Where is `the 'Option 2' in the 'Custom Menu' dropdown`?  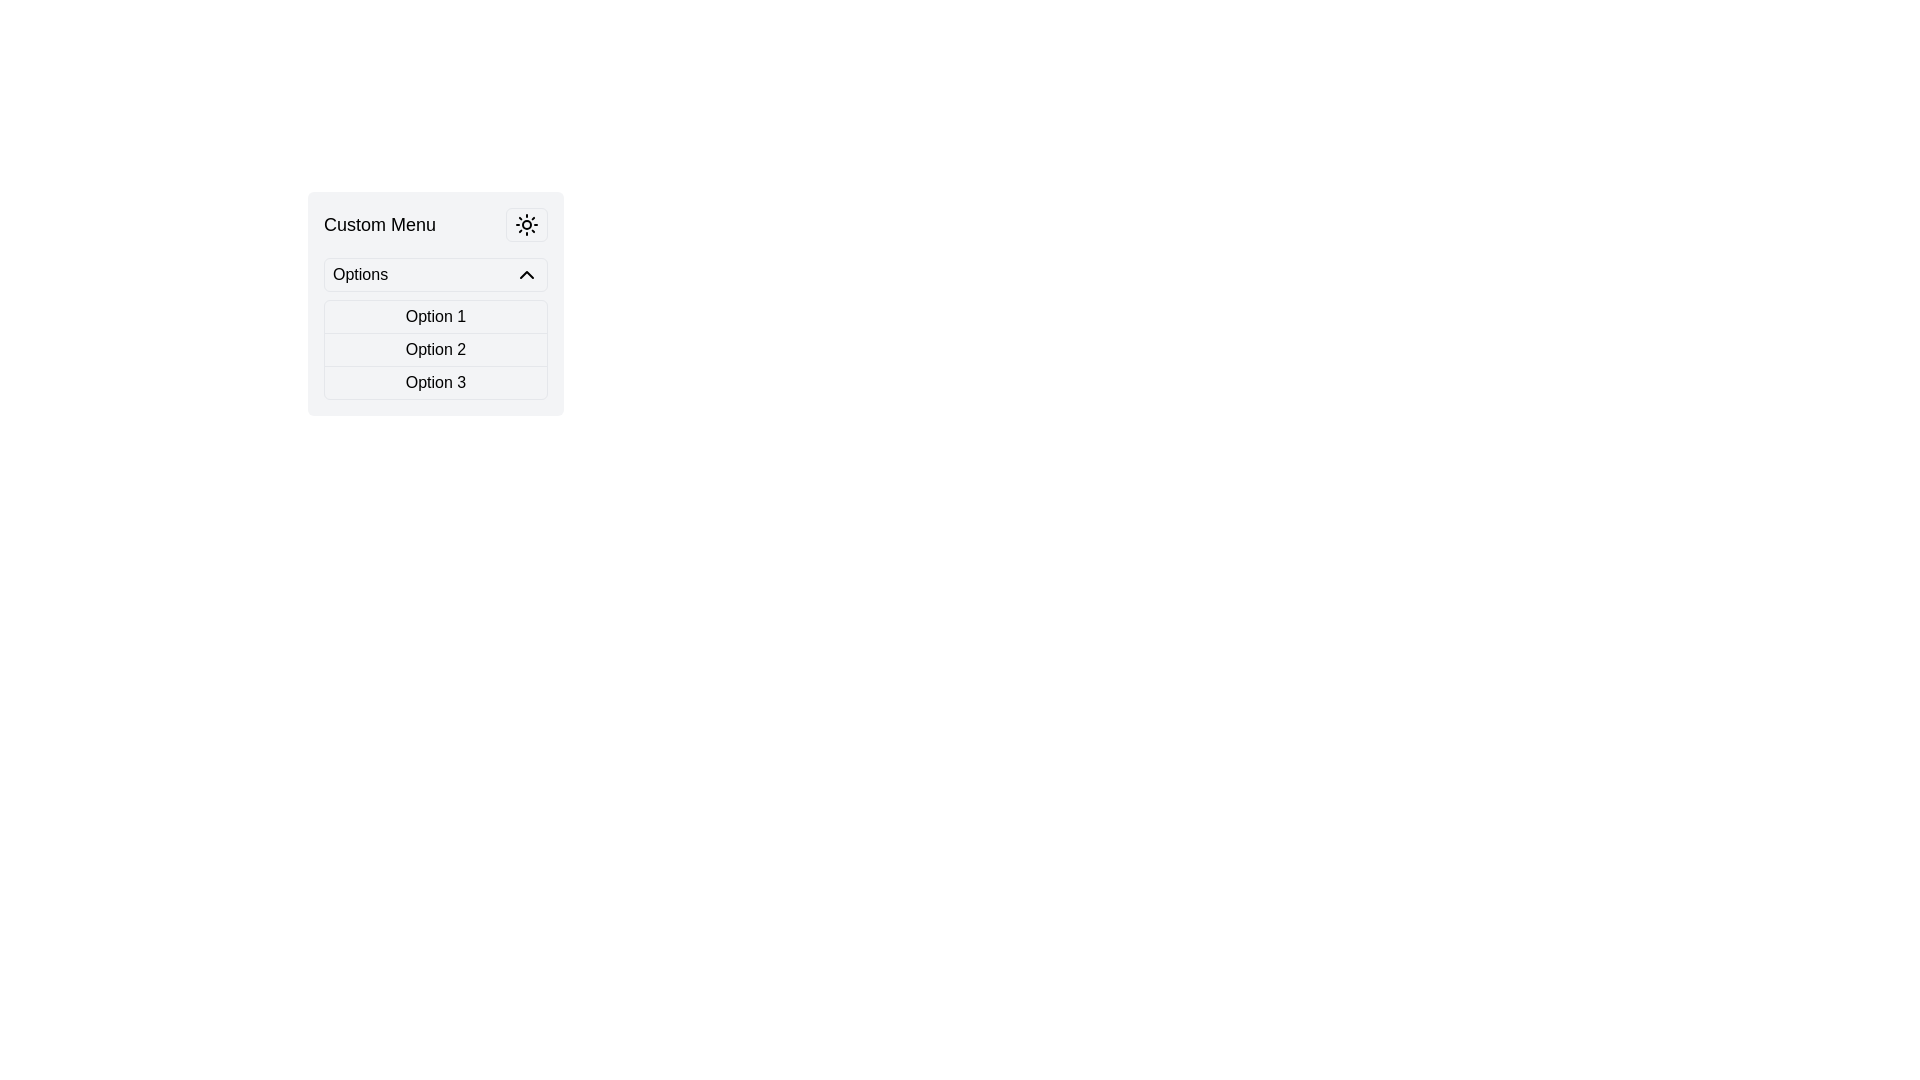 the 'Option 2' in the 'Custom Menu' dropdown is located at coordinates (517, 350).